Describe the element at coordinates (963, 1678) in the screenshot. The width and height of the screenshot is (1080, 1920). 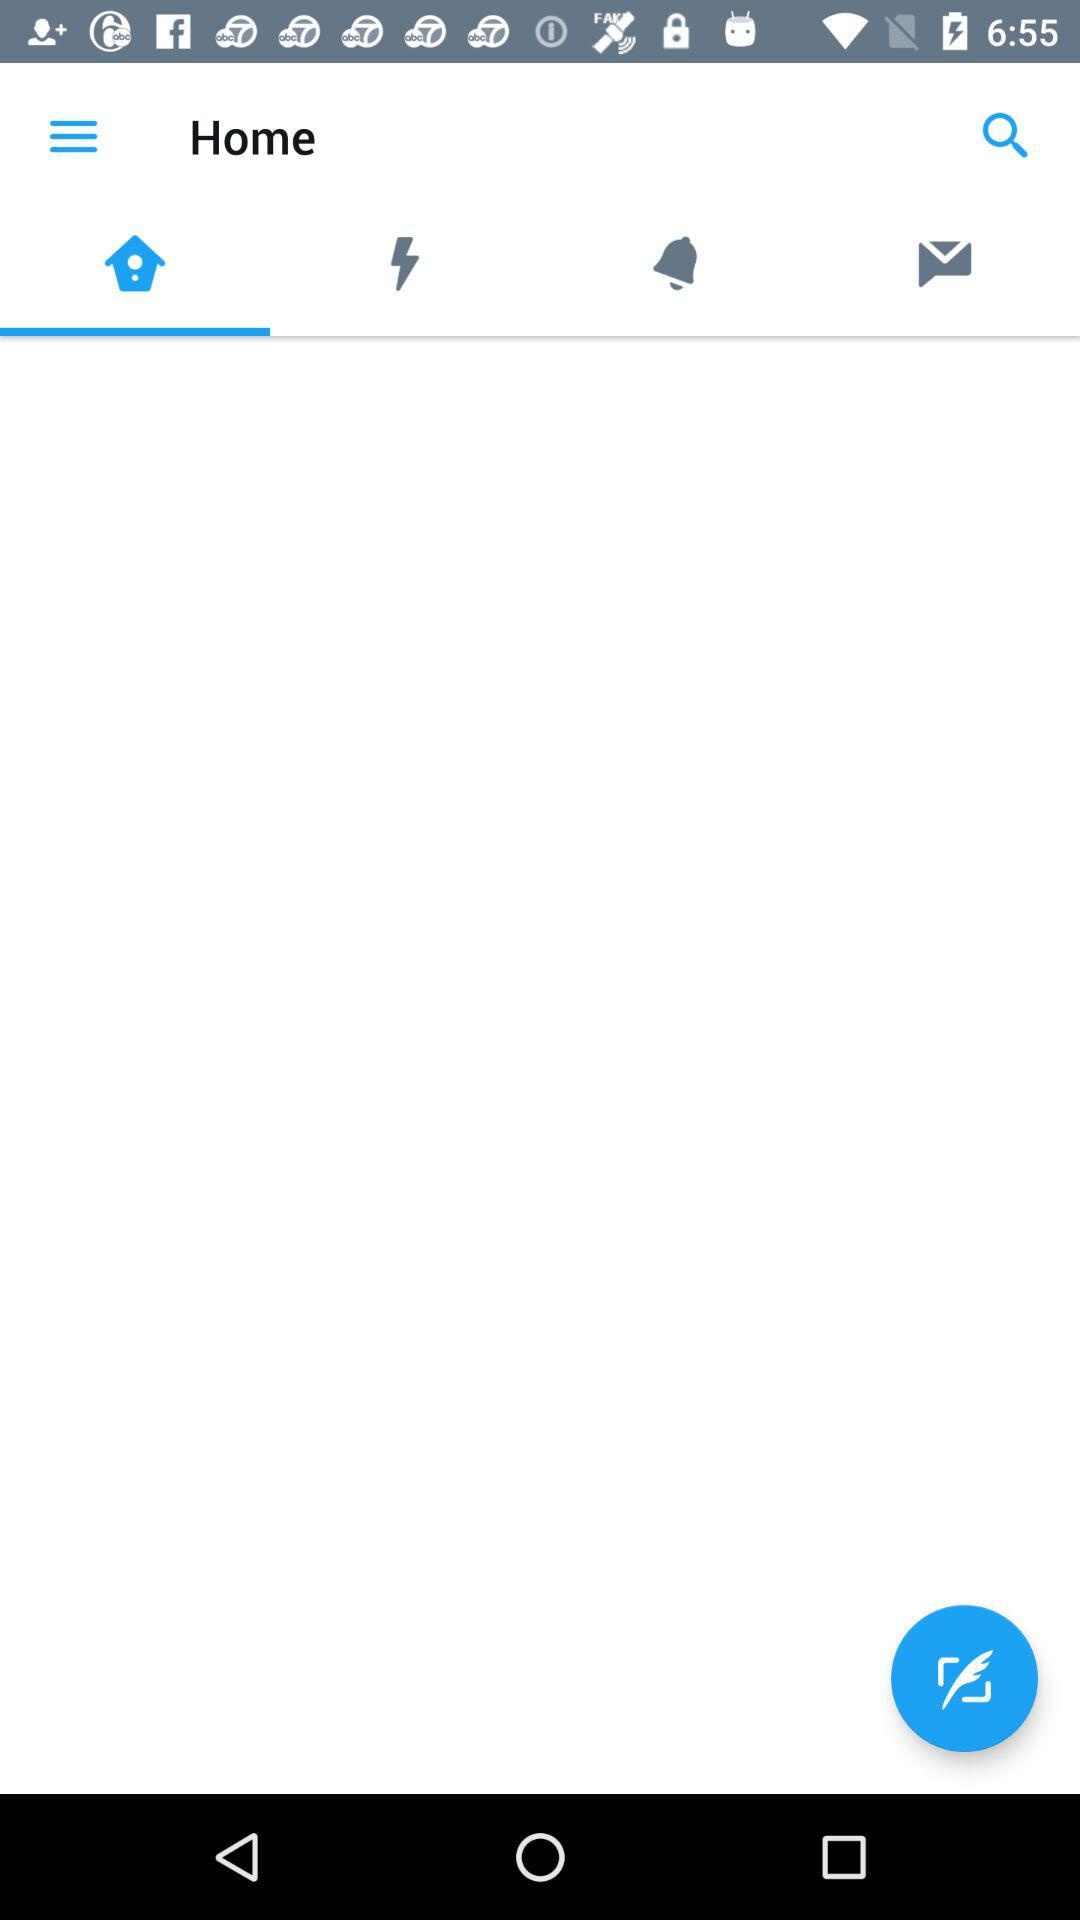
I see `item at the bottom right corner` at that location.